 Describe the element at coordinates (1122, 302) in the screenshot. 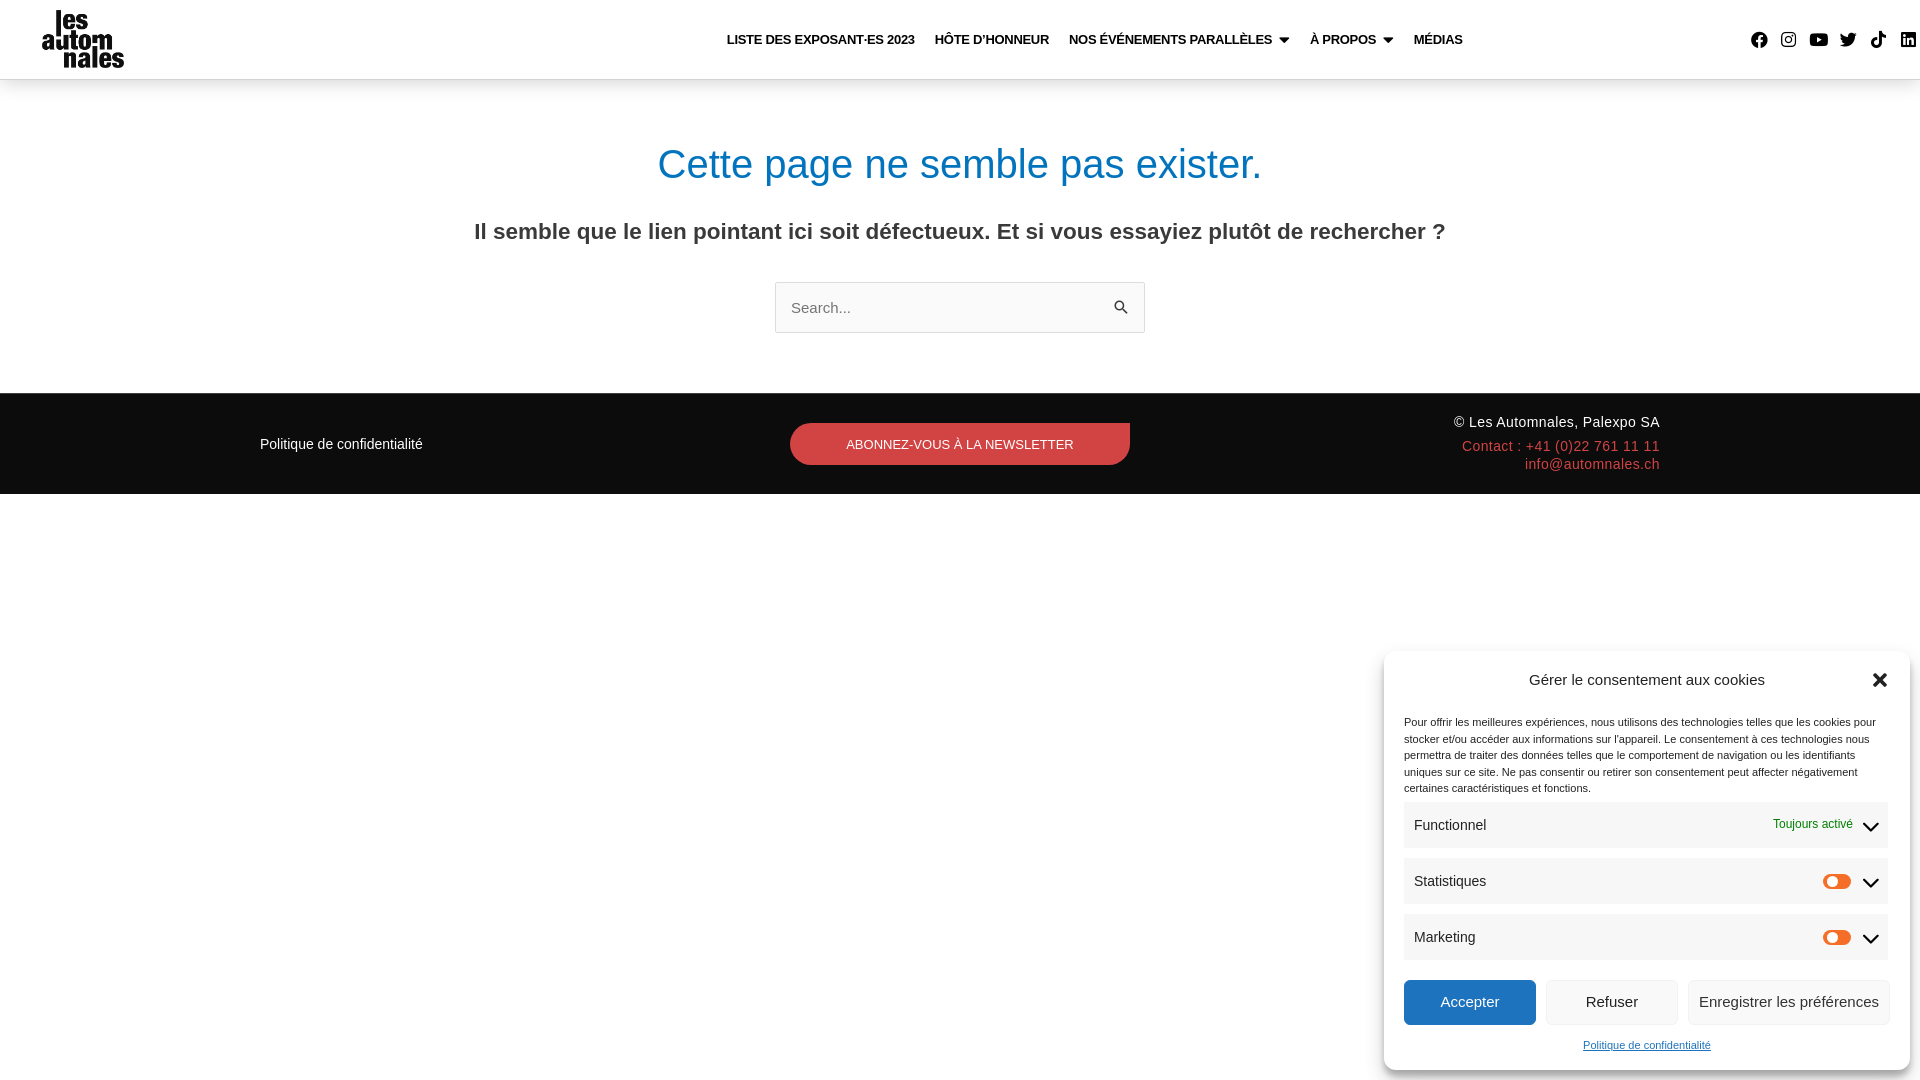

I see `'Rechercher'` at that location.